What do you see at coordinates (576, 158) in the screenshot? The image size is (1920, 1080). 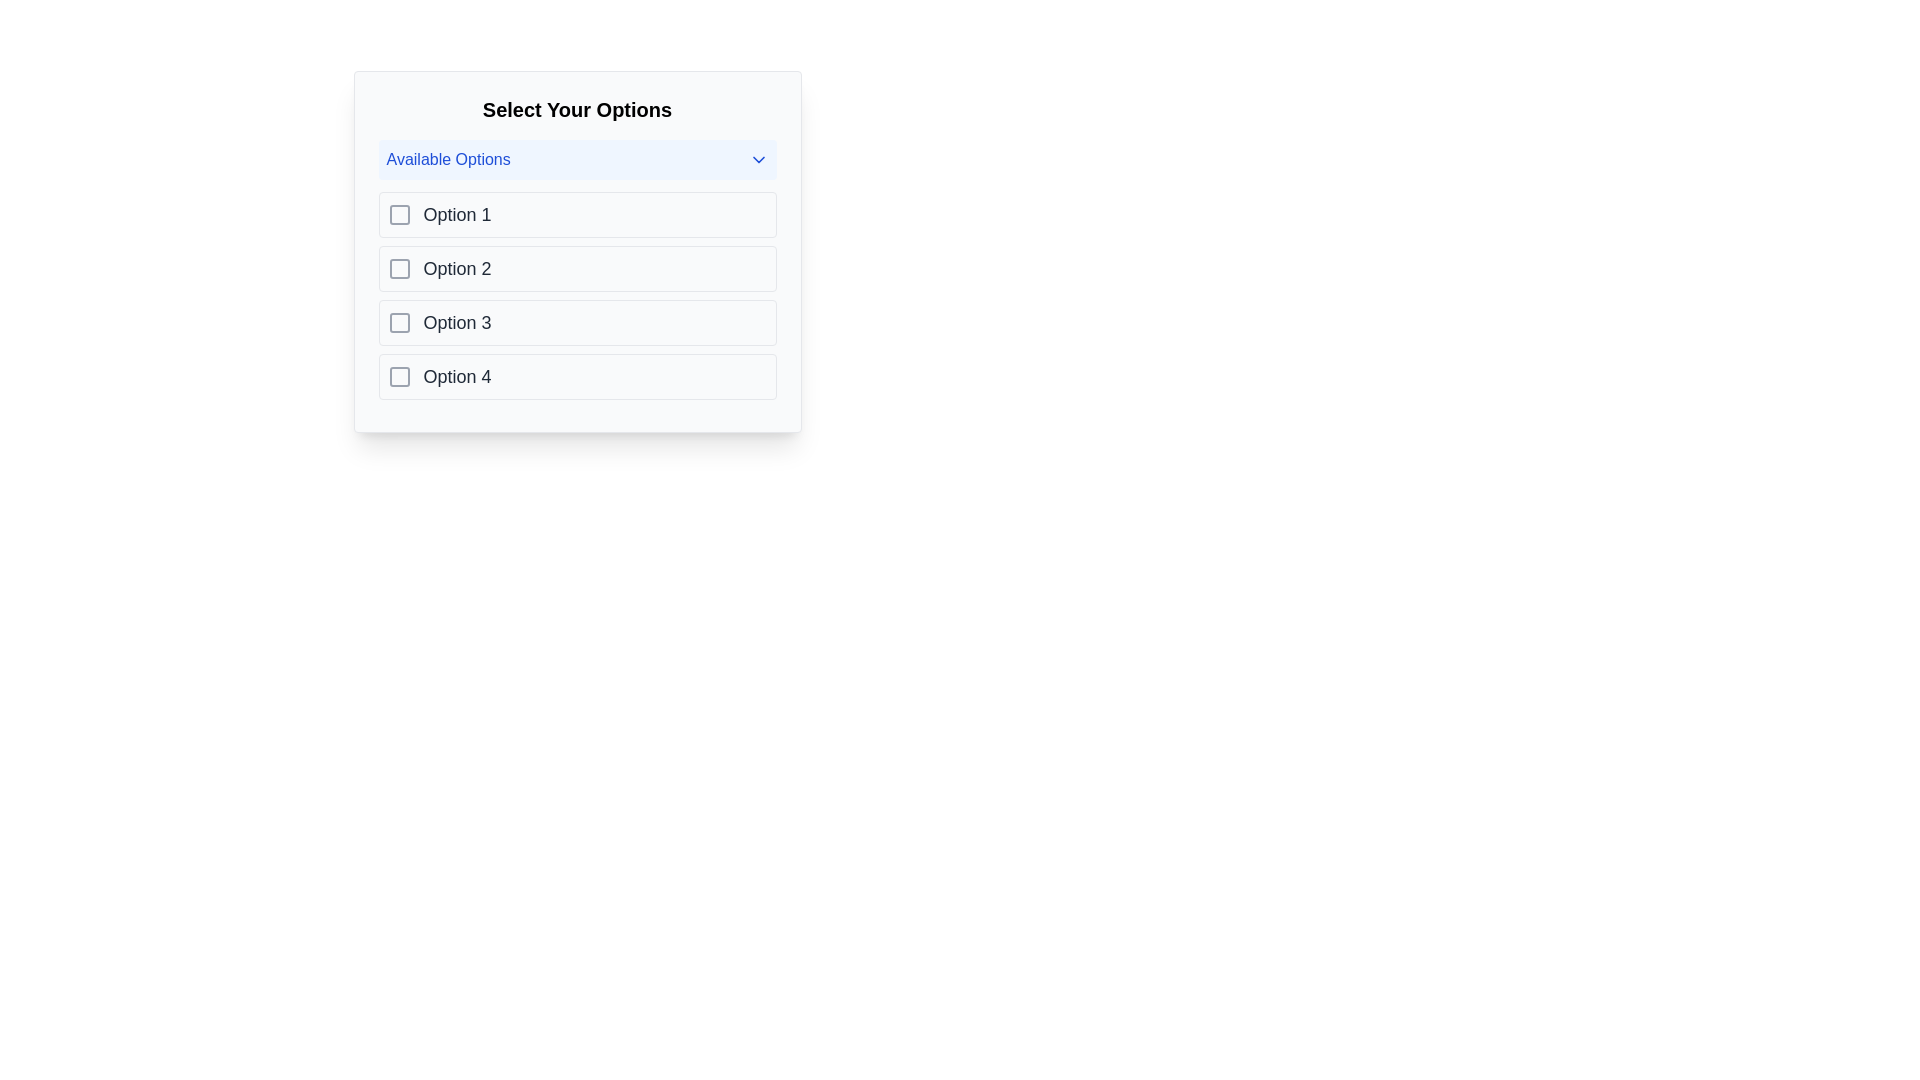 I see `the dropdown trigger labeled 'Available Options'` at bounding box center [576, 158].